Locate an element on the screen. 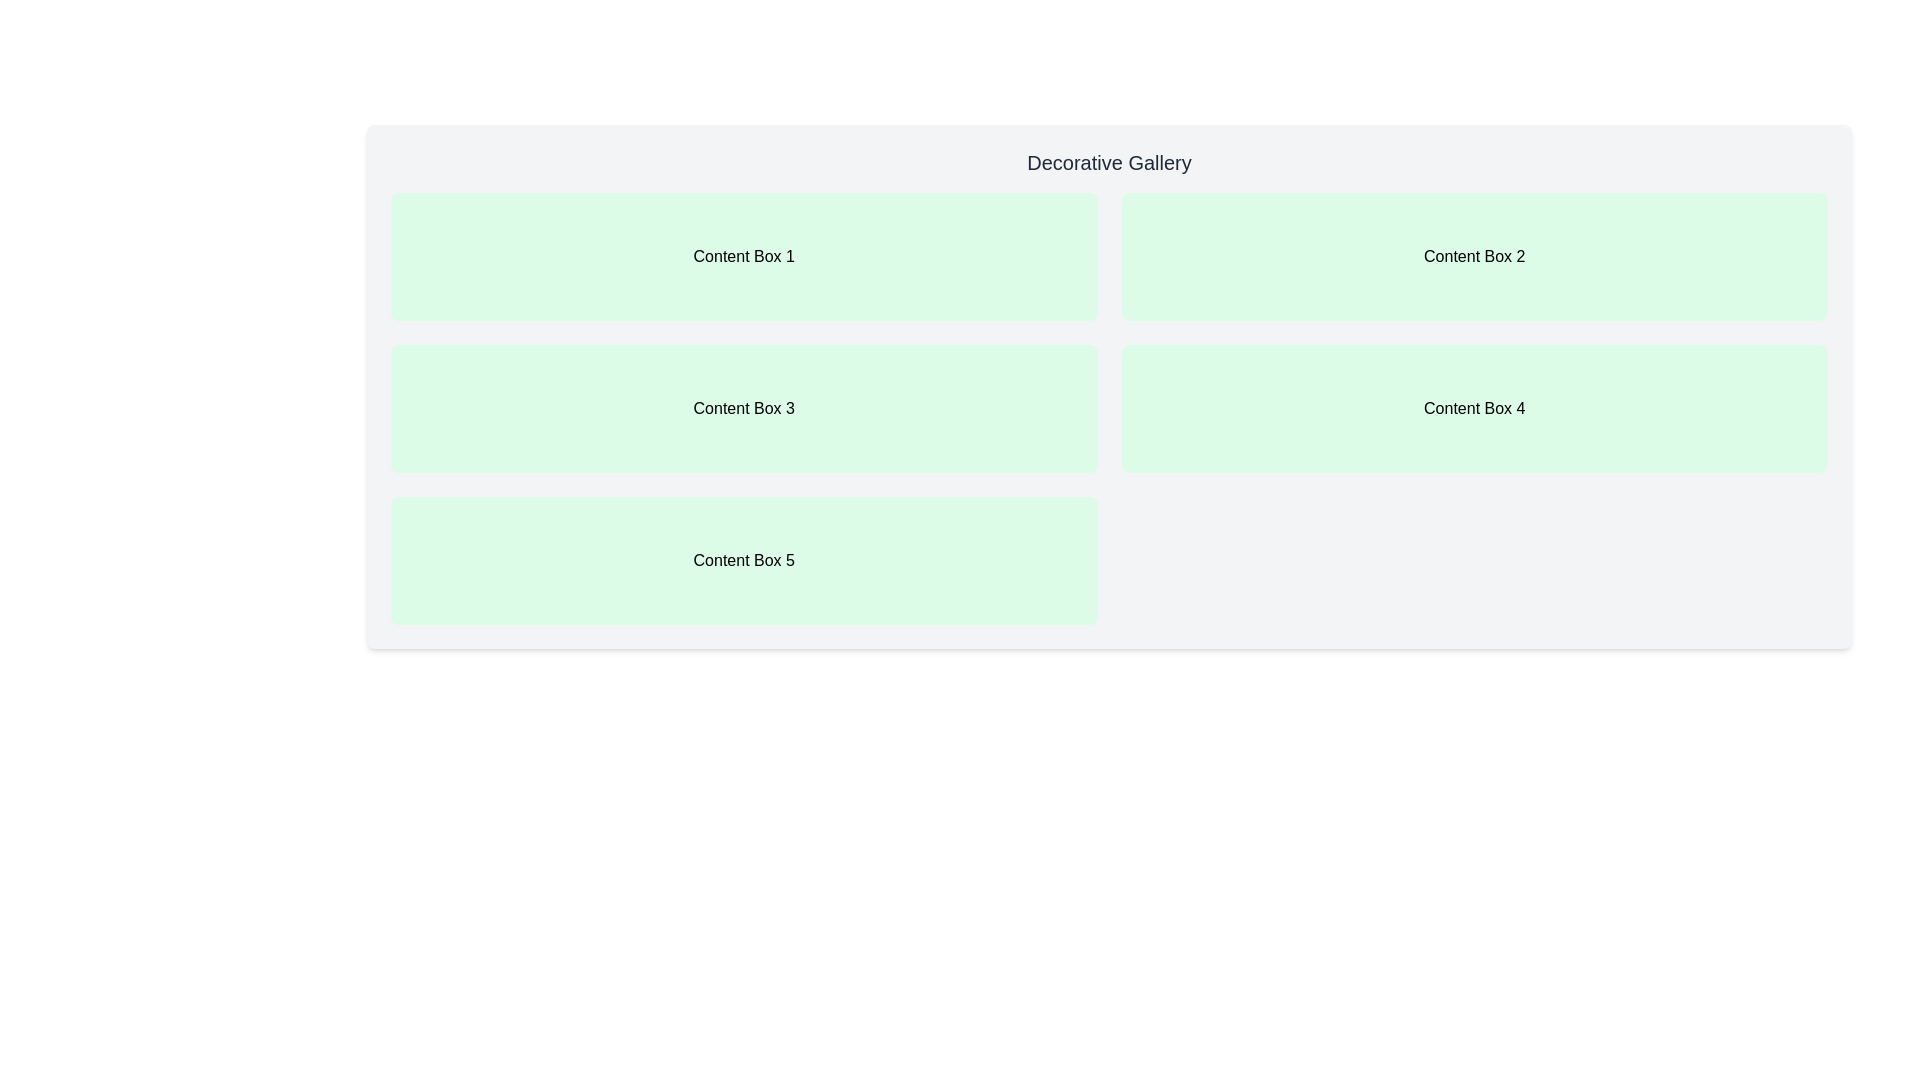 Image resolution: width=1920 pixels, height=1080 pixels. the textual header displaying 'Decorative Gallery' is located at coordinates (1108, 161).